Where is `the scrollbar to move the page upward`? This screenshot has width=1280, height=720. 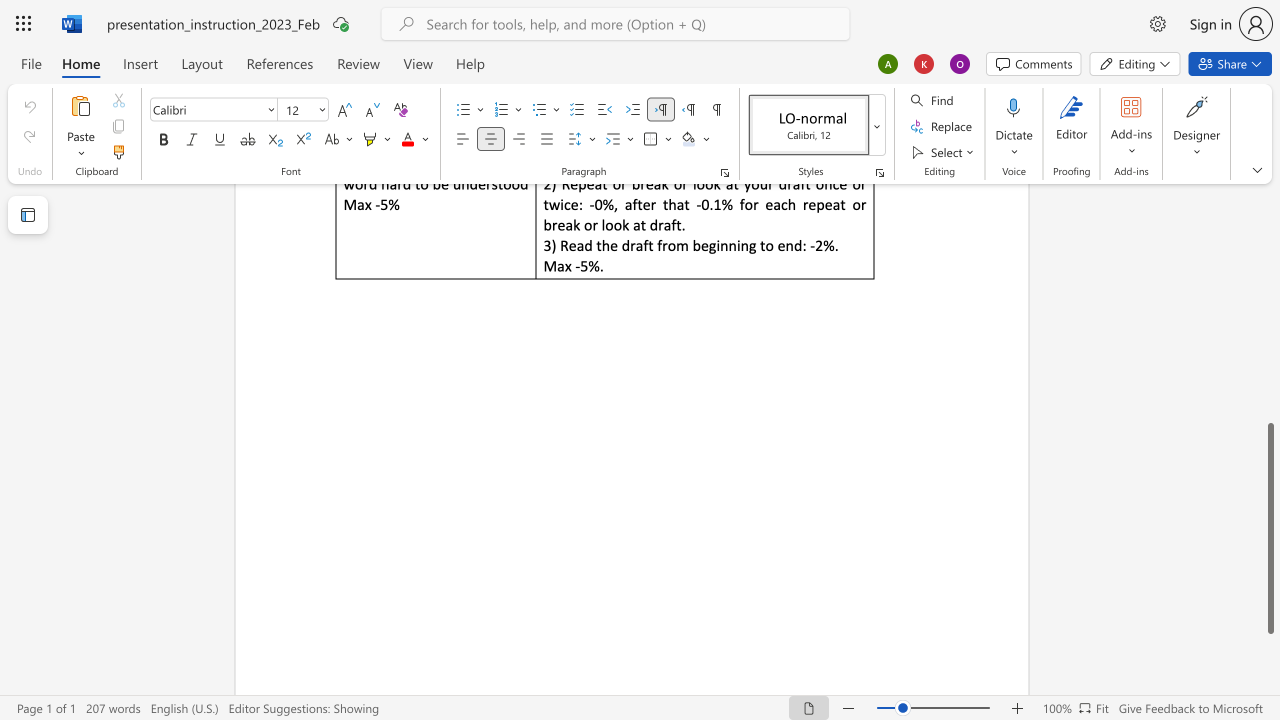
the scrollbar to move the page upward is located at coordinates (1269, 380).